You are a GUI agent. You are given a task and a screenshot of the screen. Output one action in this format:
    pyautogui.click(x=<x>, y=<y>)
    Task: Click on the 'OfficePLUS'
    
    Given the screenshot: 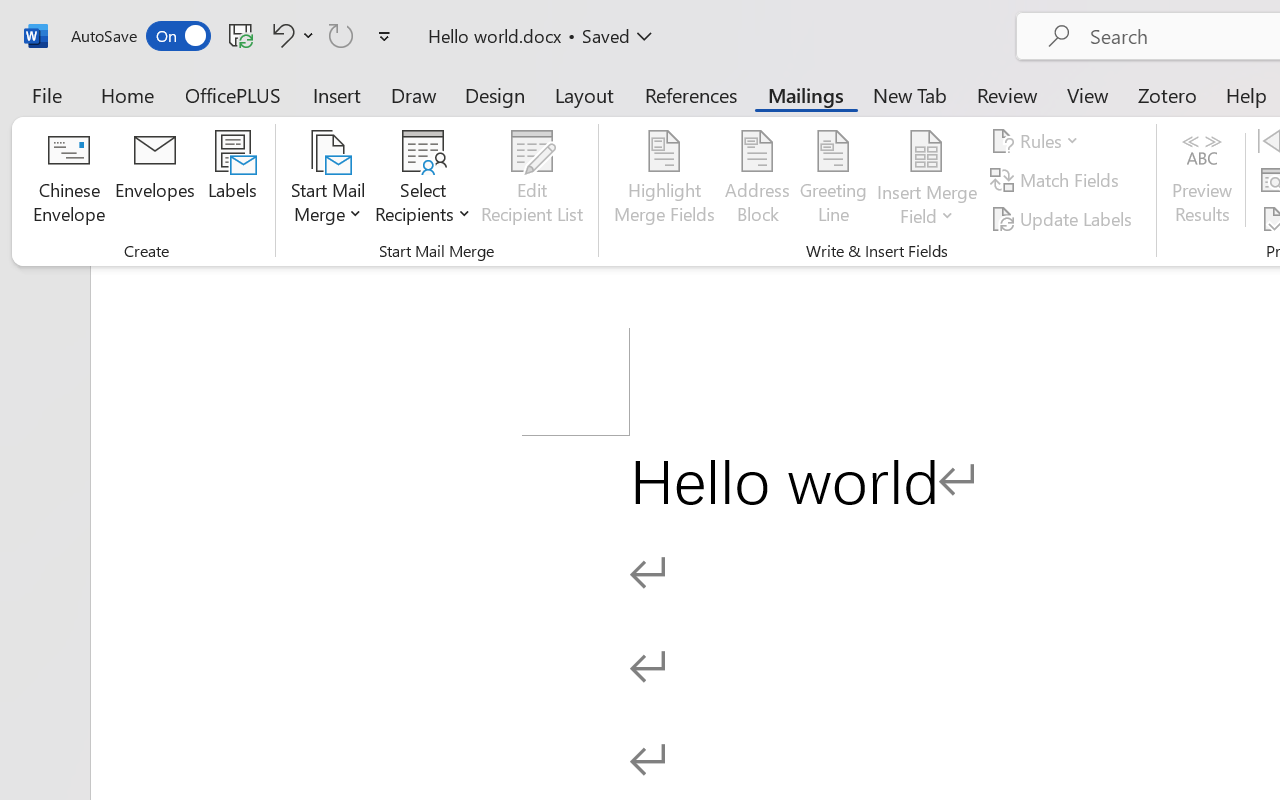 What is the action you would take?
    pyautogui.click(x=233, y=94)
    